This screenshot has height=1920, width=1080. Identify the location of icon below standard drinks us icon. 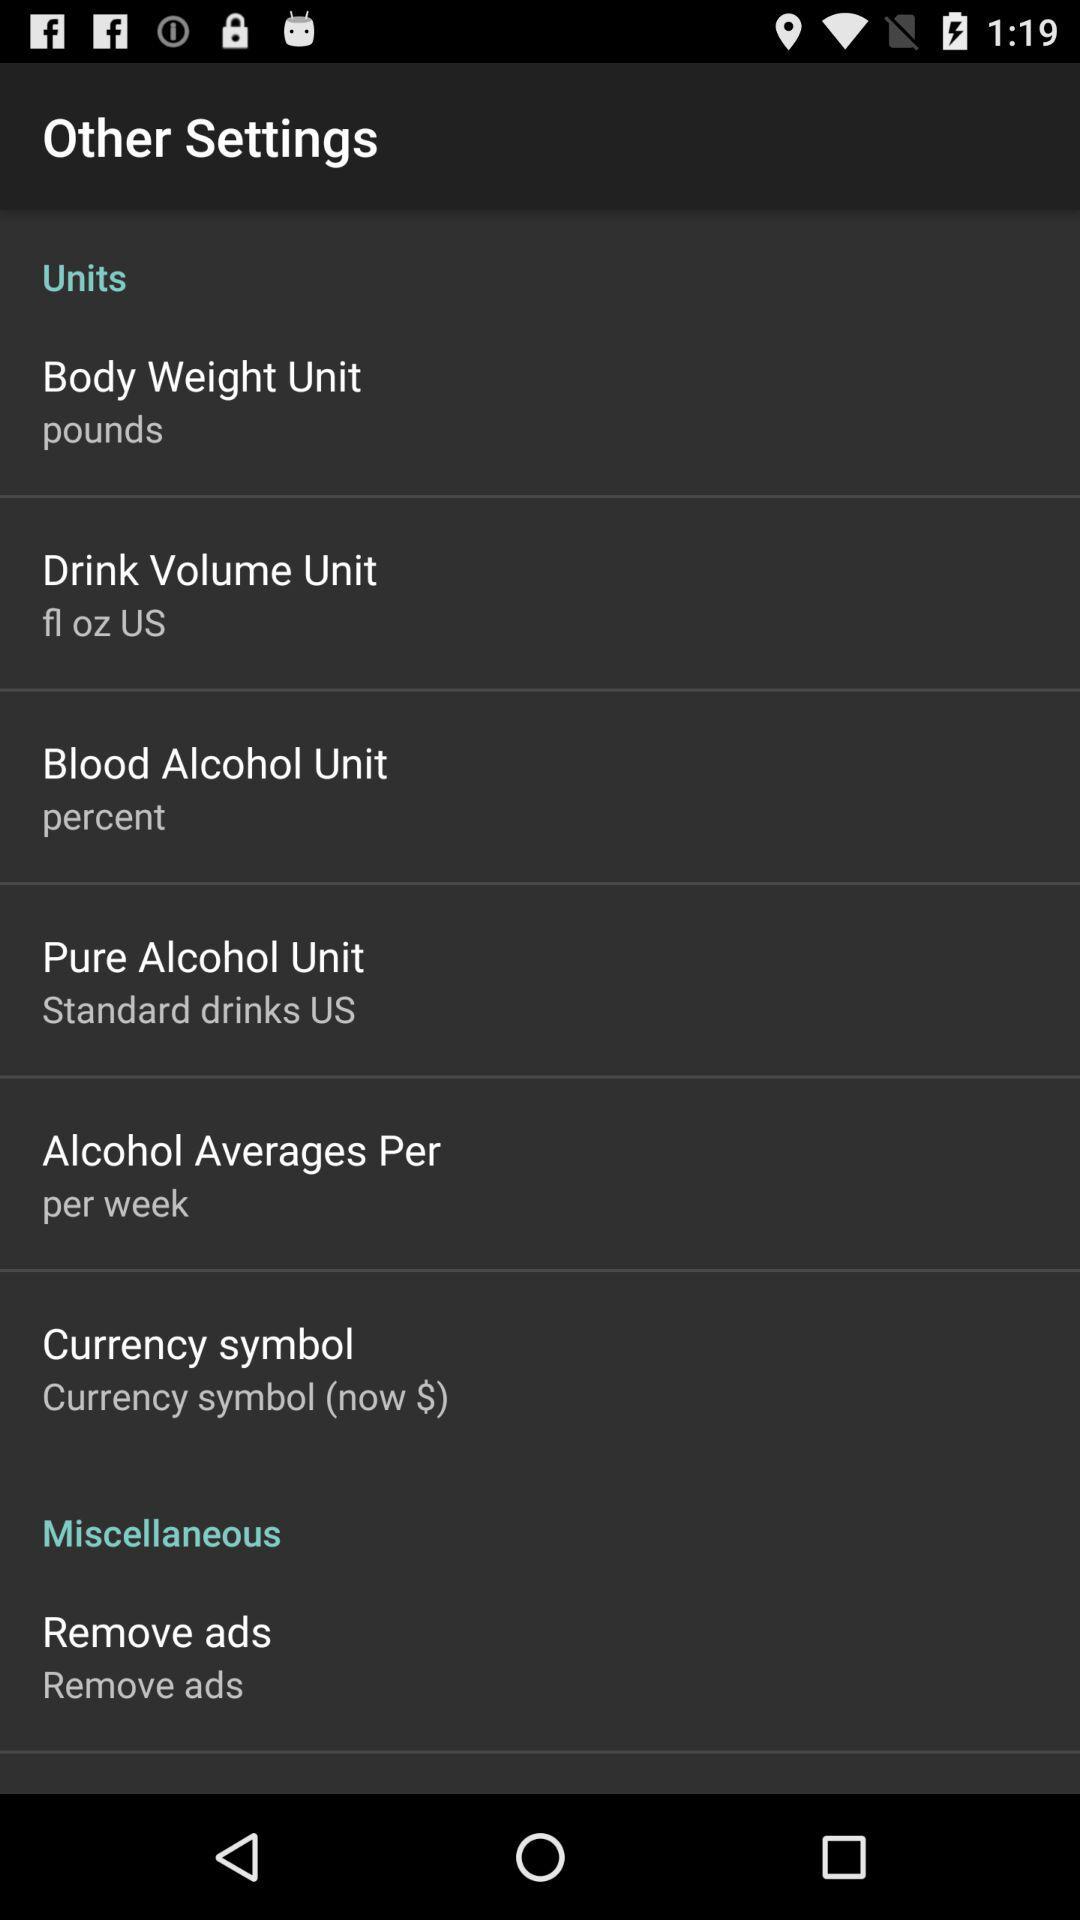
(240, 1148).